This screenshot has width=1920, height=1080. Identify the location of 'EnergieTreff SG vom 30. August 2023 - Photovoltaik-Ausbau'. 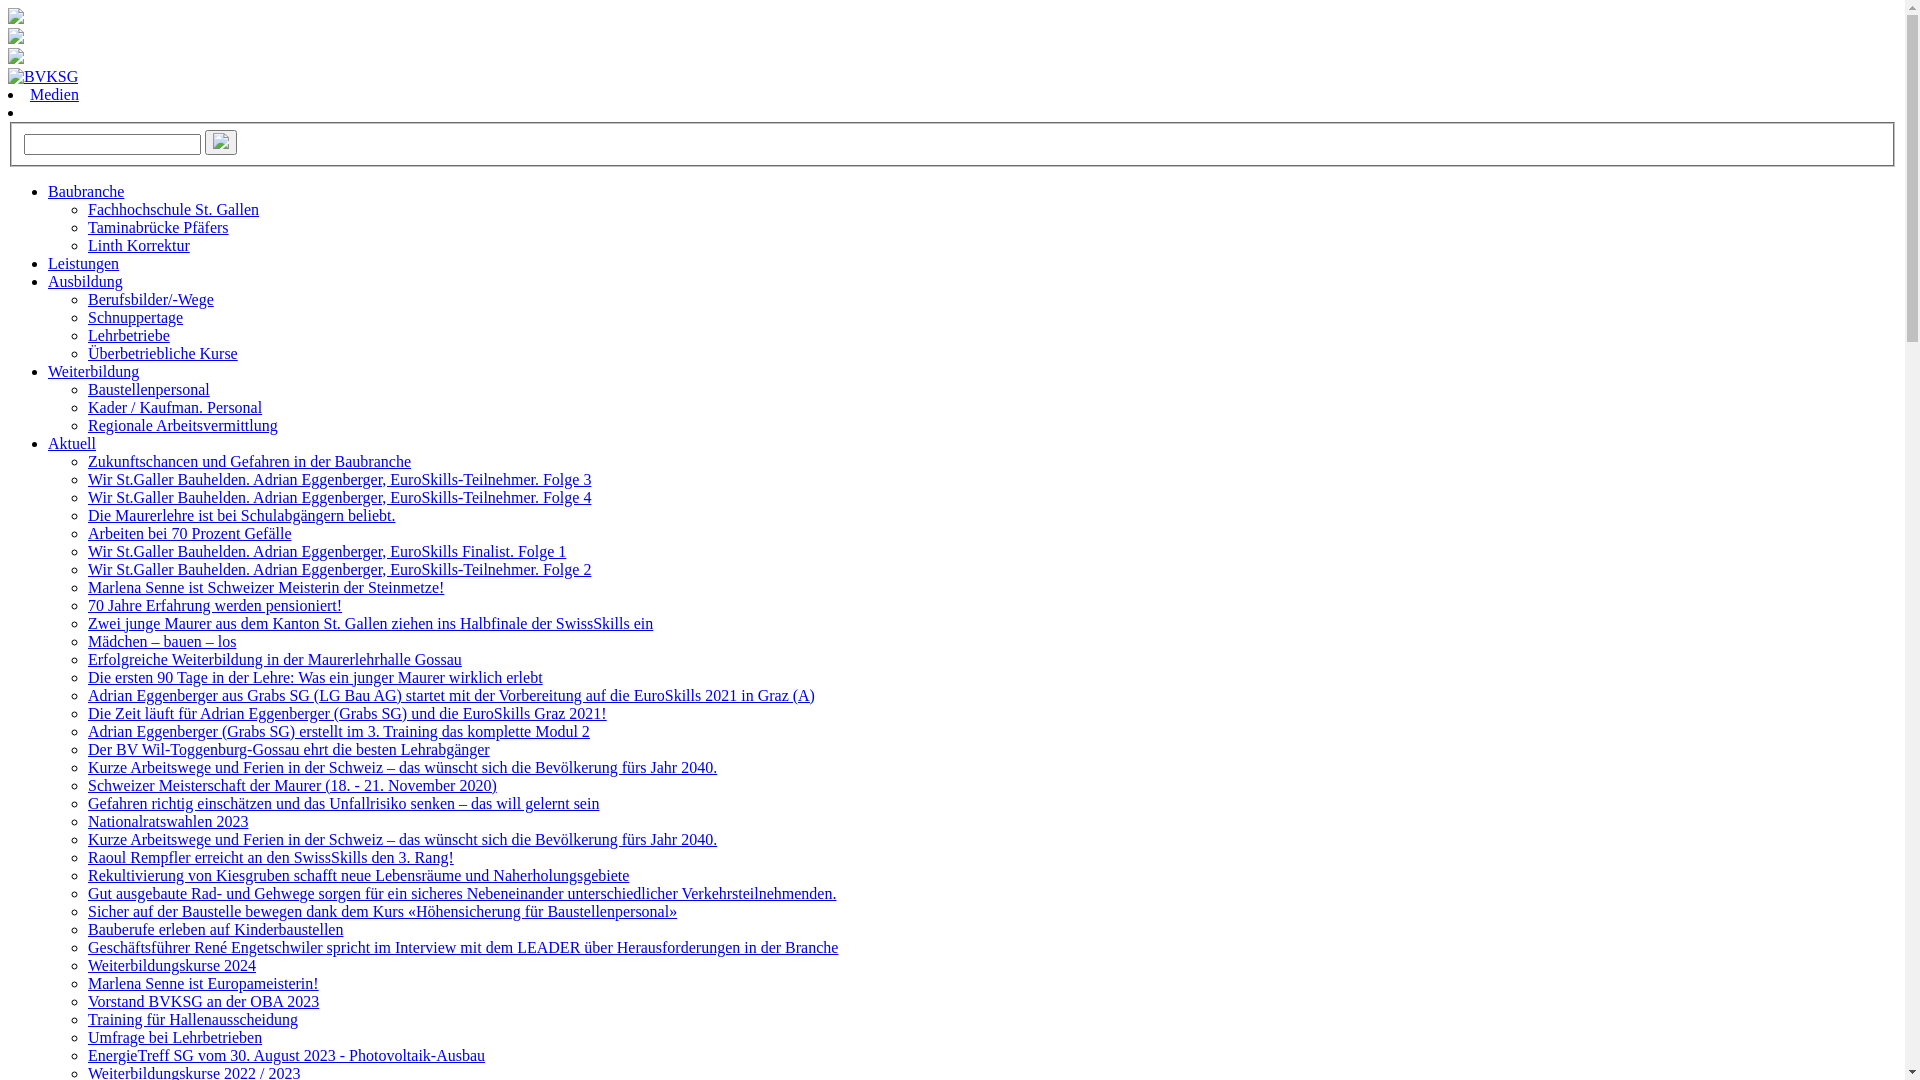
(285, 1054).